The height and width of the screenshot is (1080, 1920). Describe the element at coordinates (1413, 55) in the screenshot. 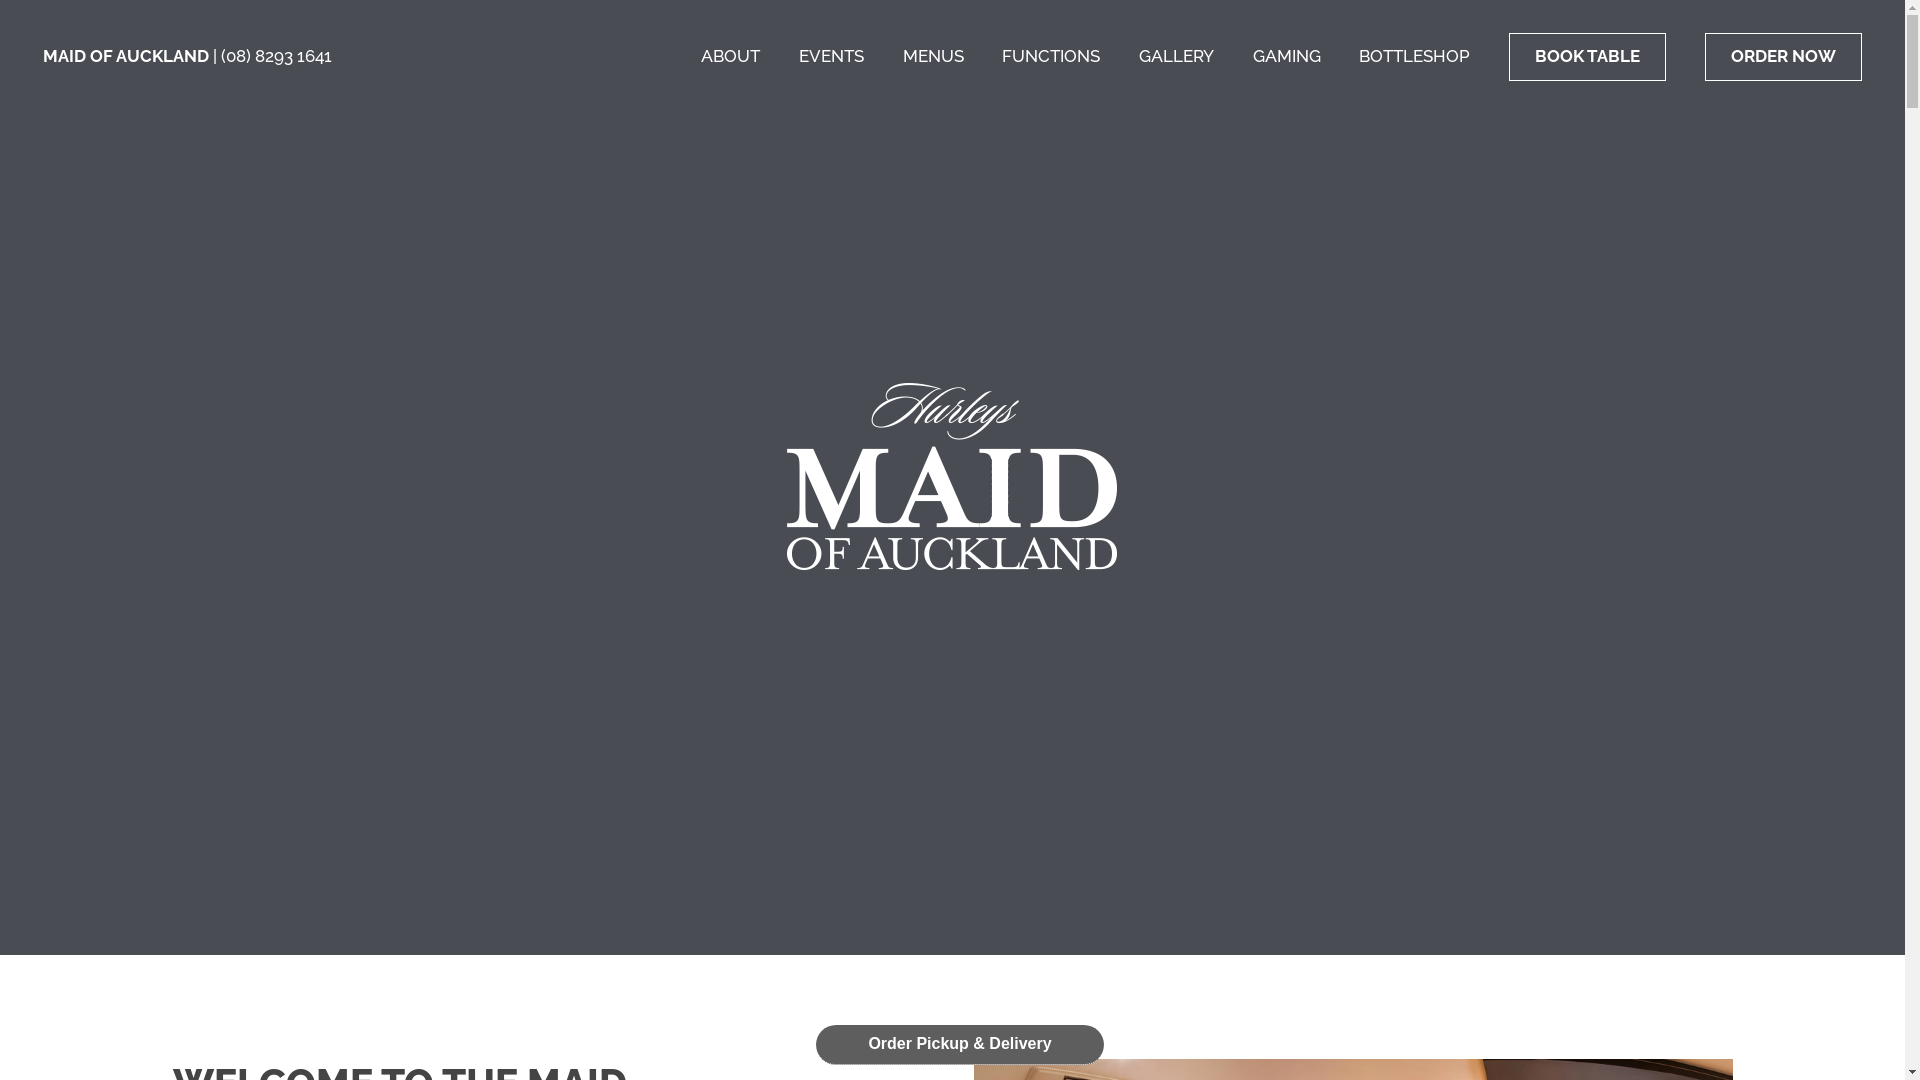

I see `'BOTTLESHOP'` at that location.